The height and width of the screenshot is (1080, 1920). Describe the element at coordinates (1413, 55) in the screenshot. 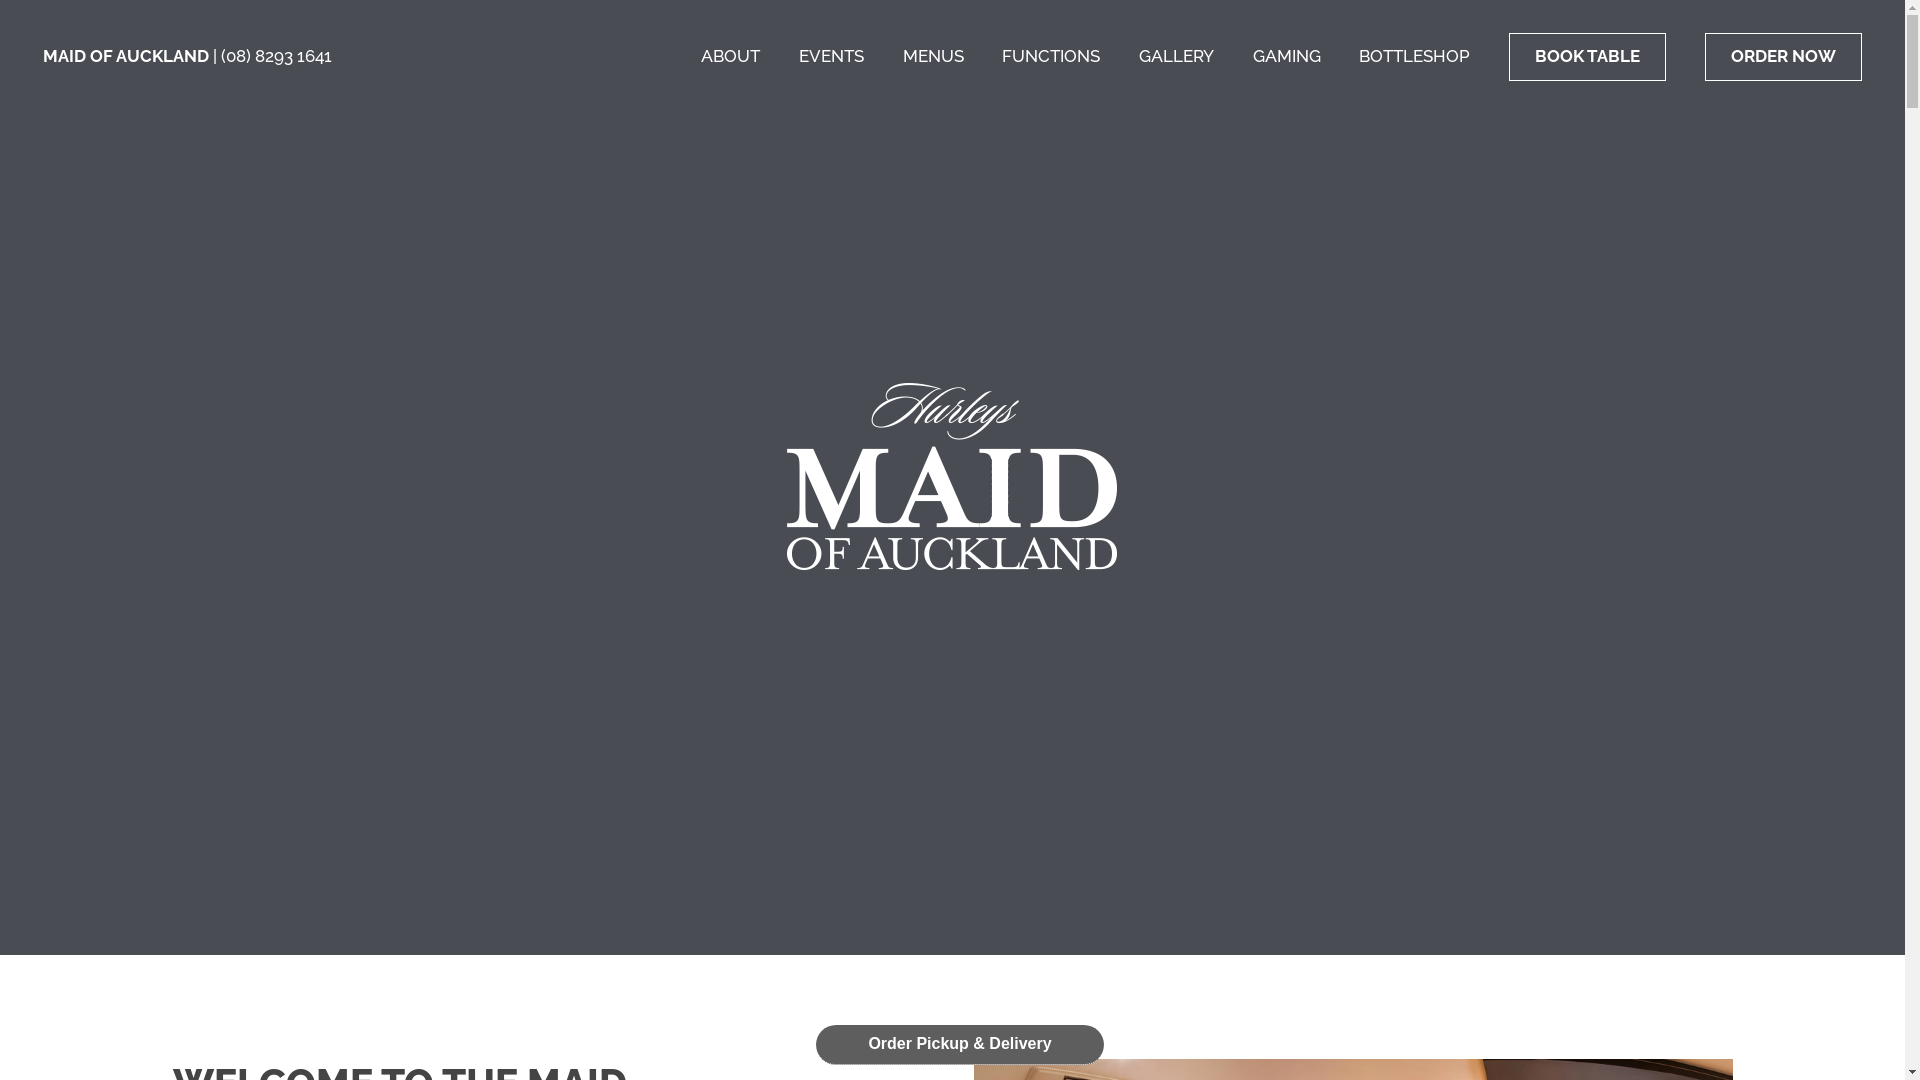

I see `'BOTTLESHOP'` at that location.